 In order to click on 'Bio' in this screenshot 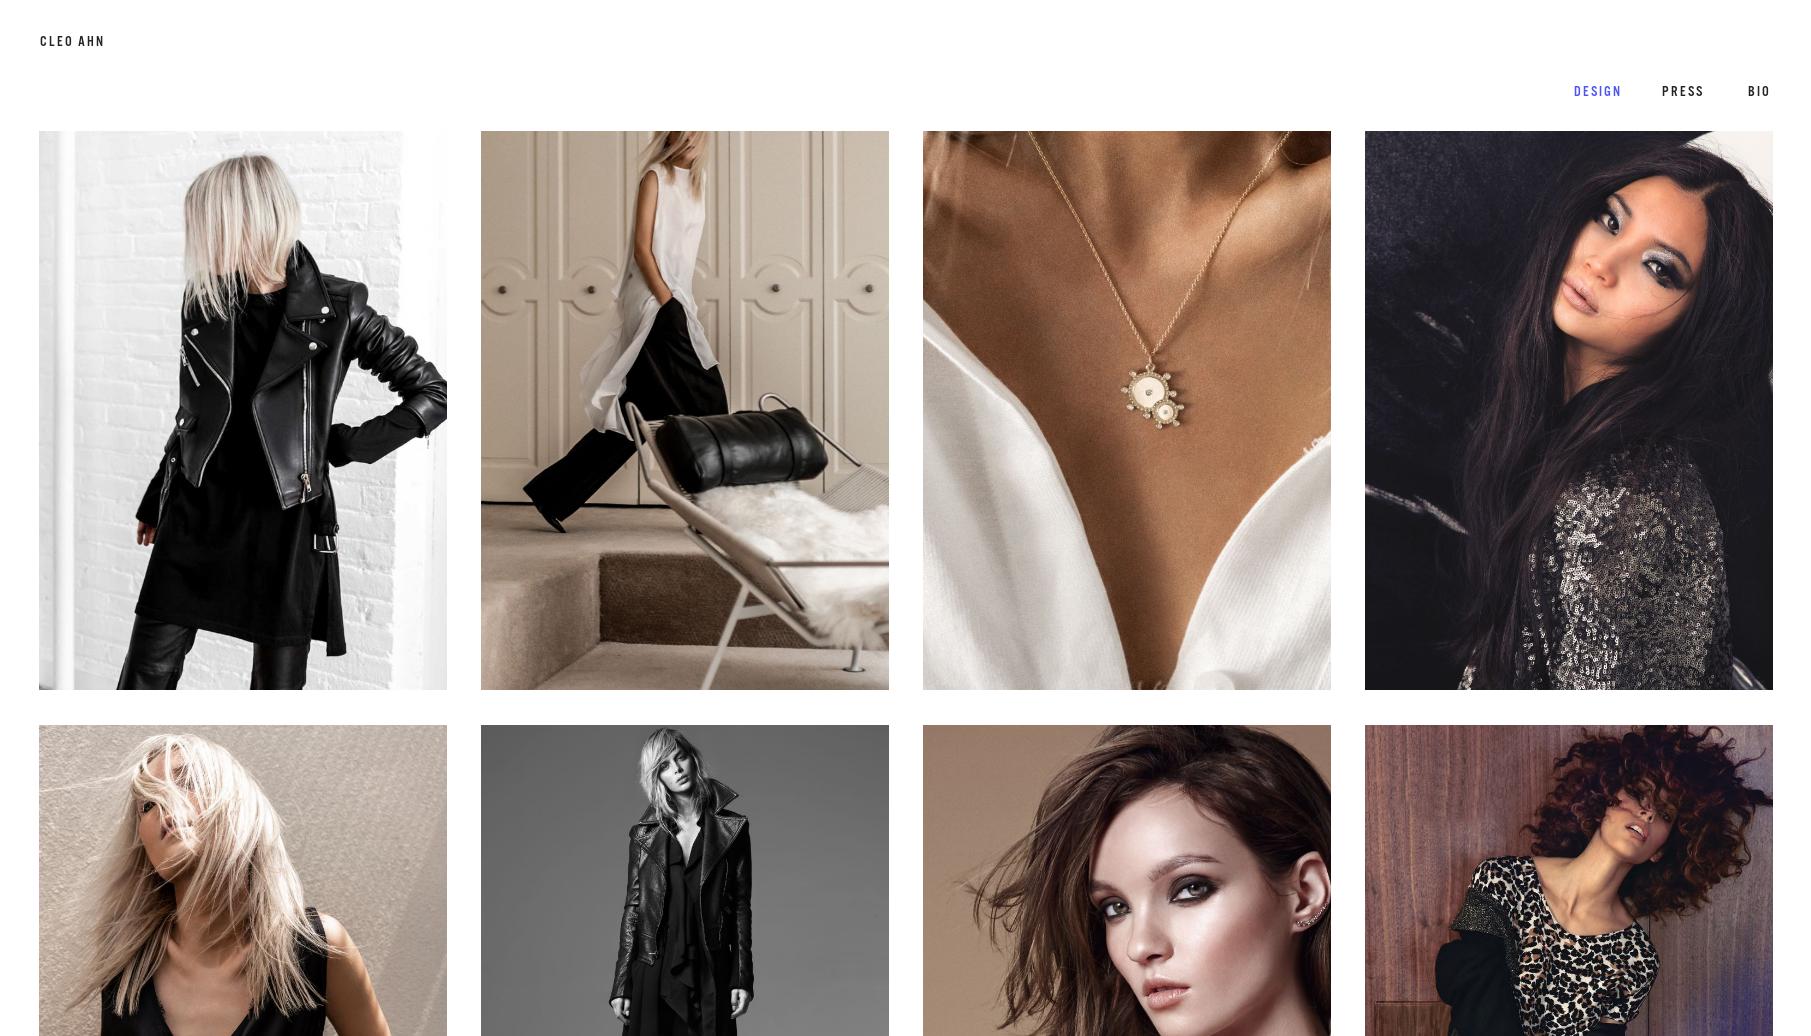, I will do `click(1746, 91)`.